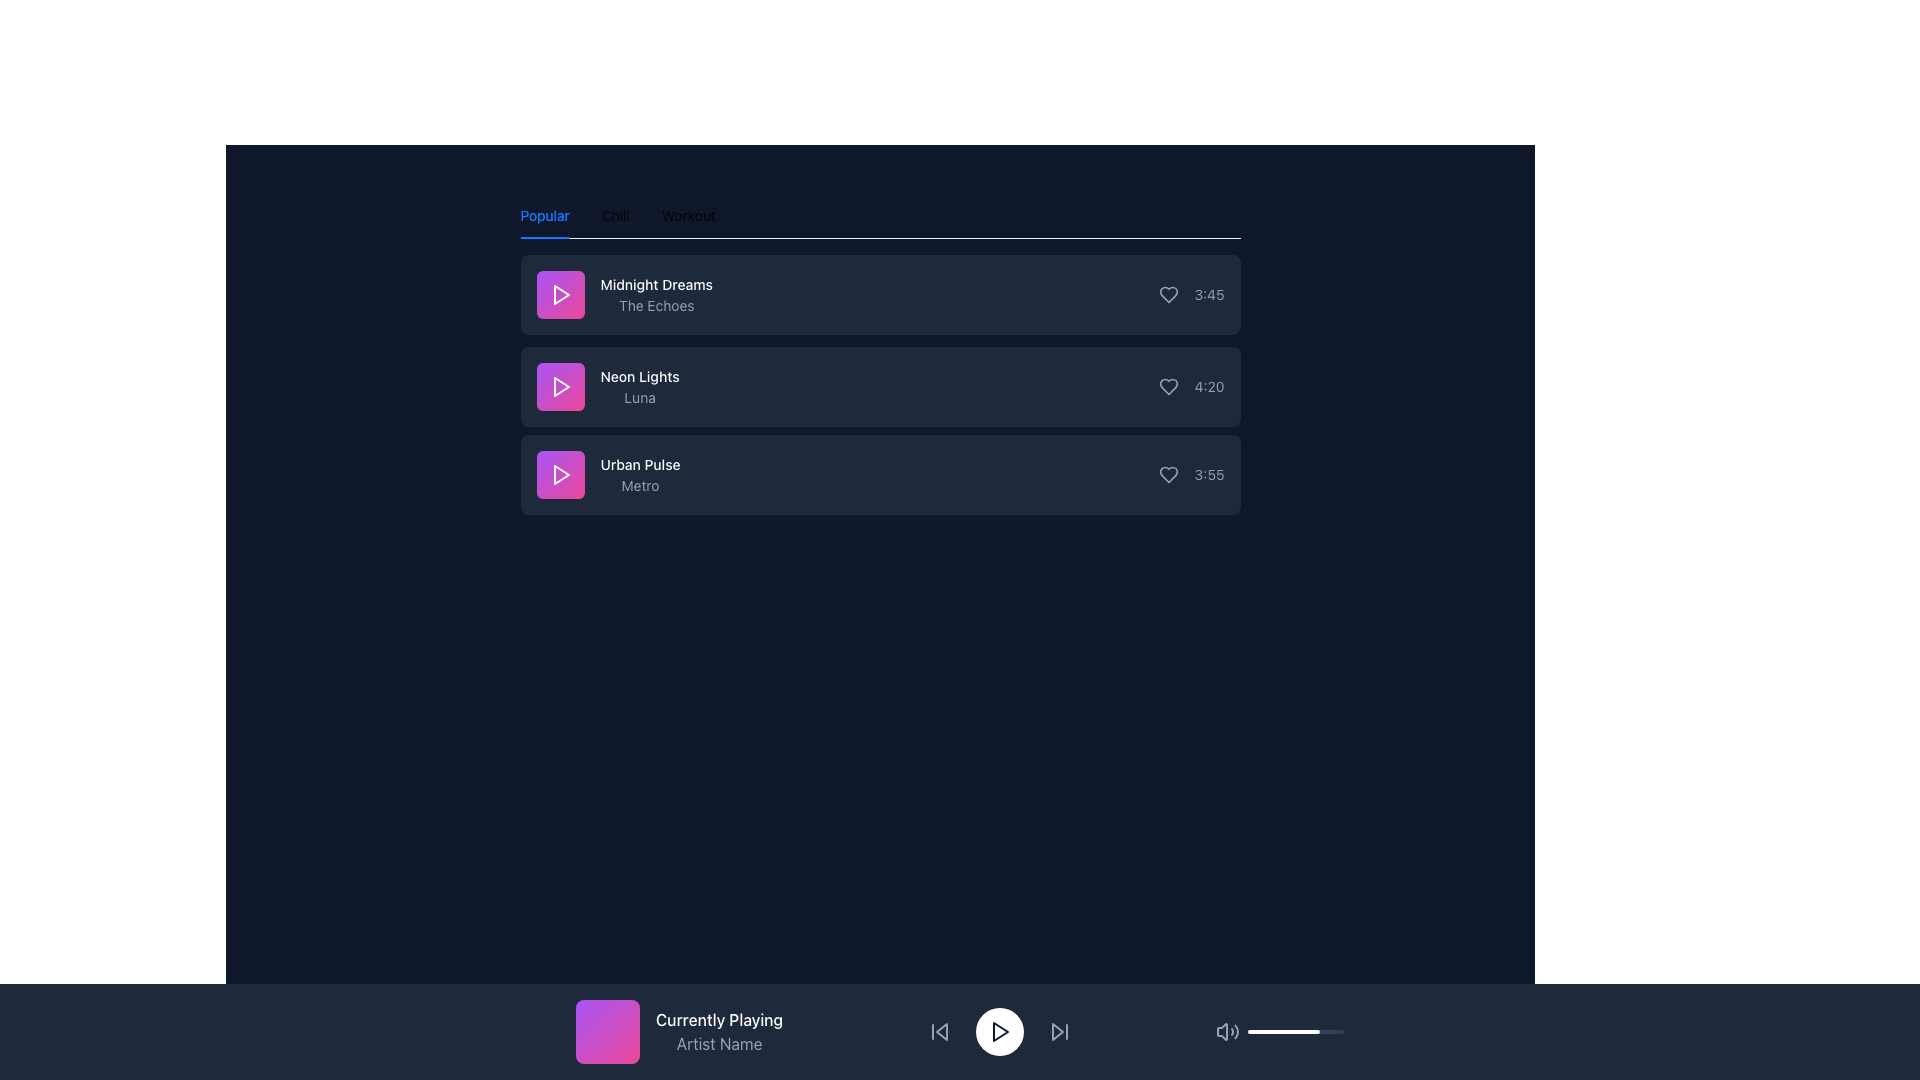 This screenshot has height=1080, width=1920. Describe the element at coordinates (560, 294) in the screenshot. I see `the play button icon located at the top-left corner of the item tile for the song 'Midnight Dreams' in the 'Popular' section` at that location.